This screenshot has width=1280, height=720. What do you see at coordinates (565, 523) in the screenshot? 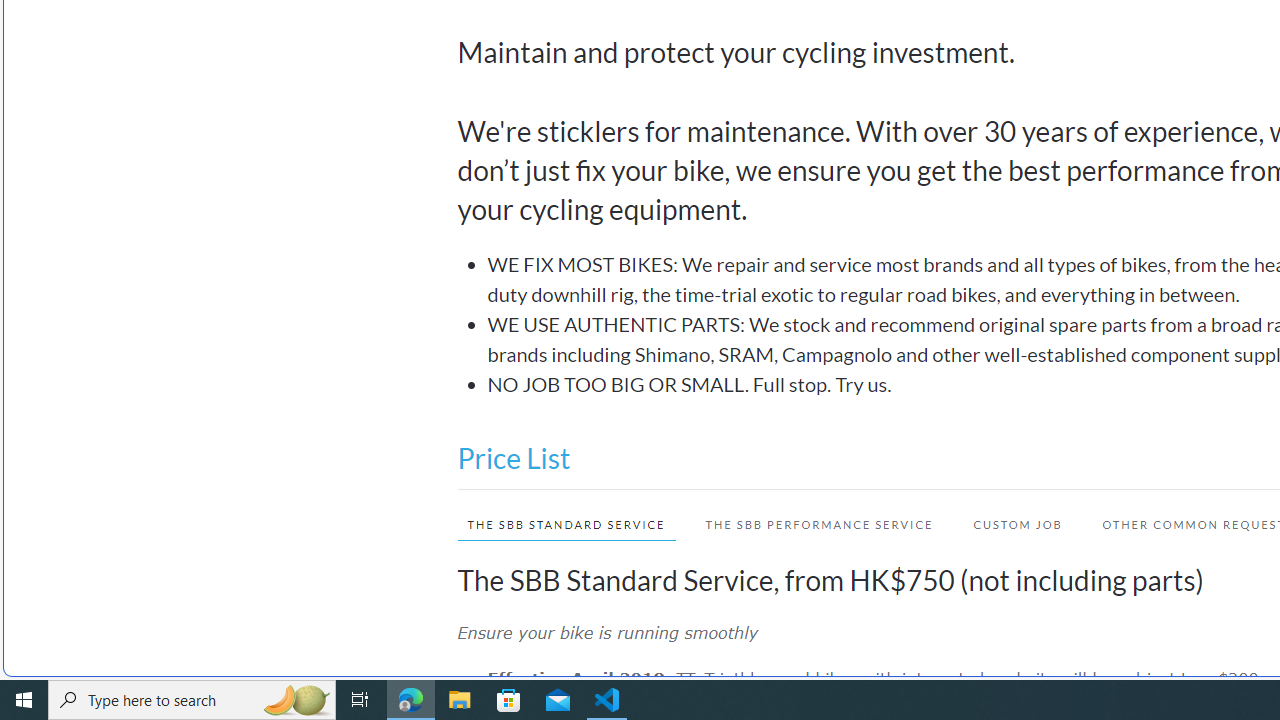
I see `'THE SBB STANDARD SERVICE'` at bounding box center [565, 523].